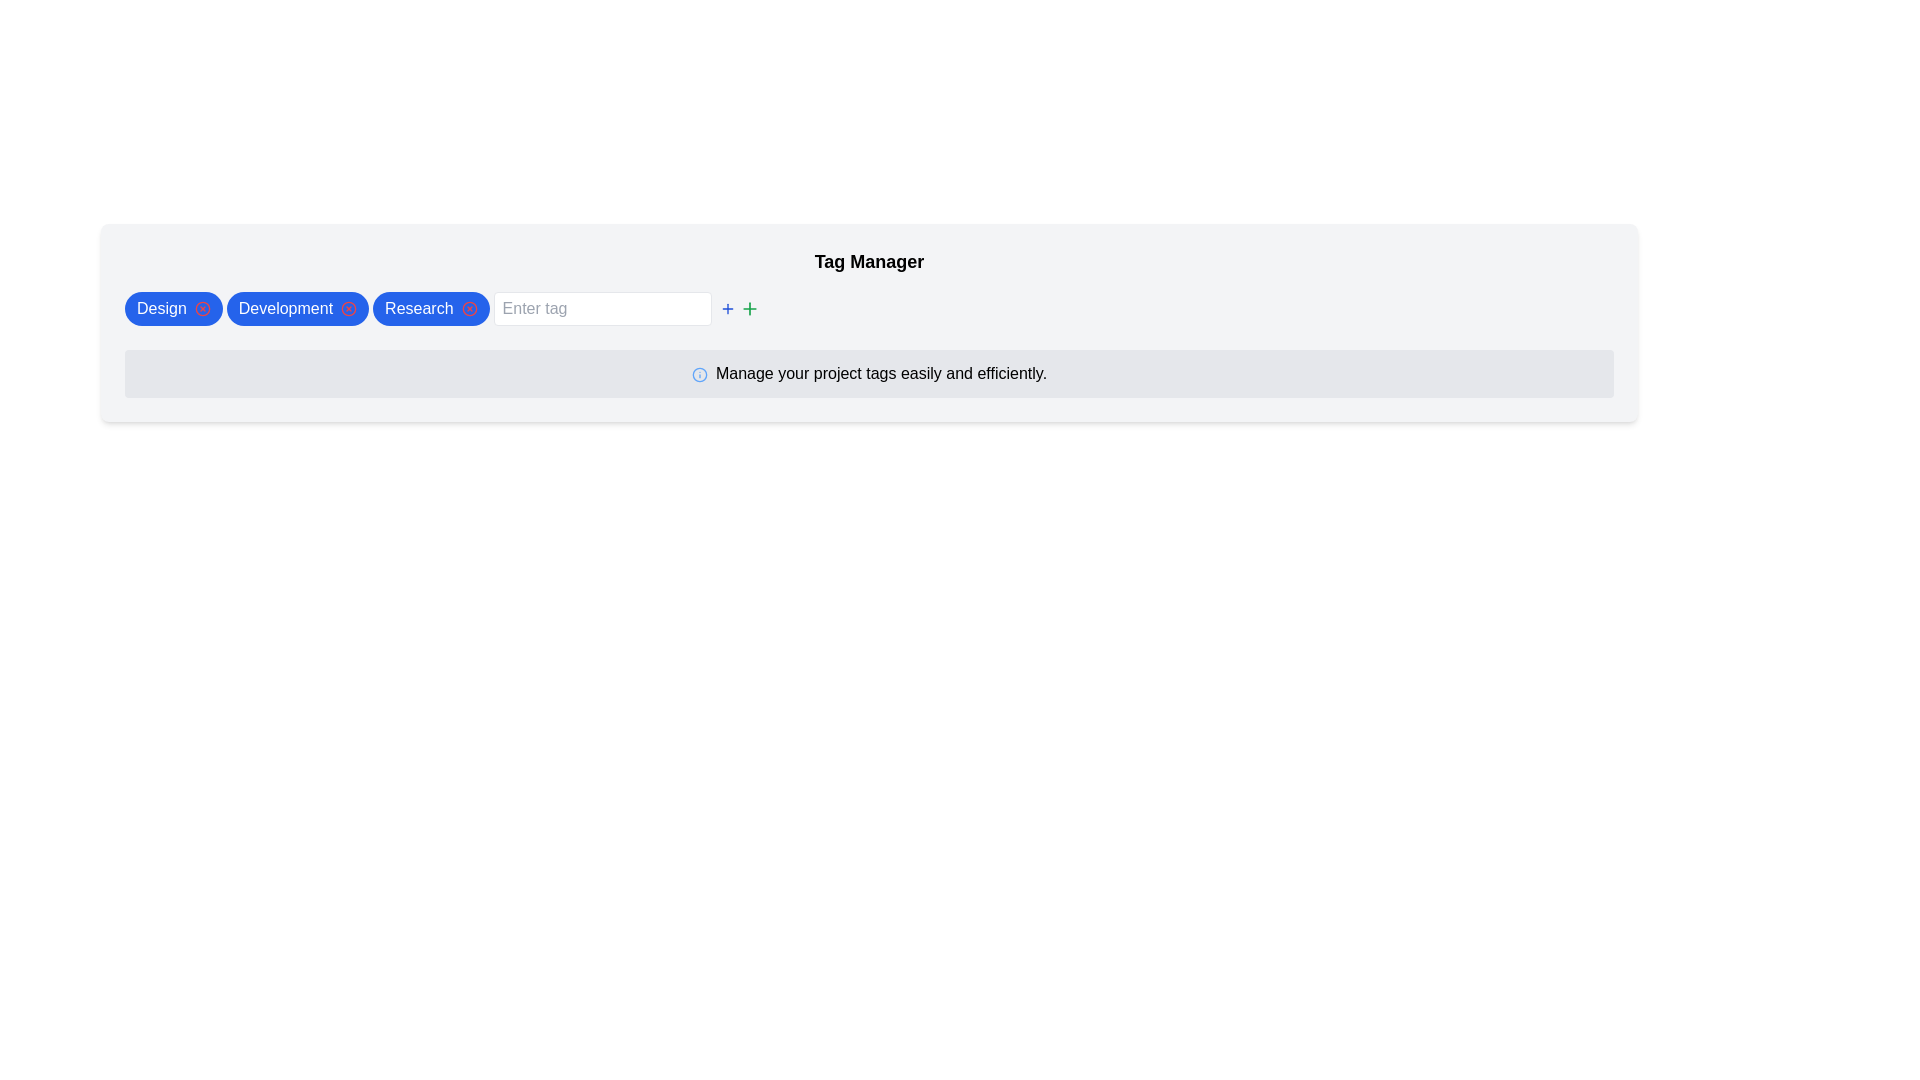  Describe the element at coordinates (748, 308) in the screenshot. I see `the button styled as an icon for adding new tags` at that location.